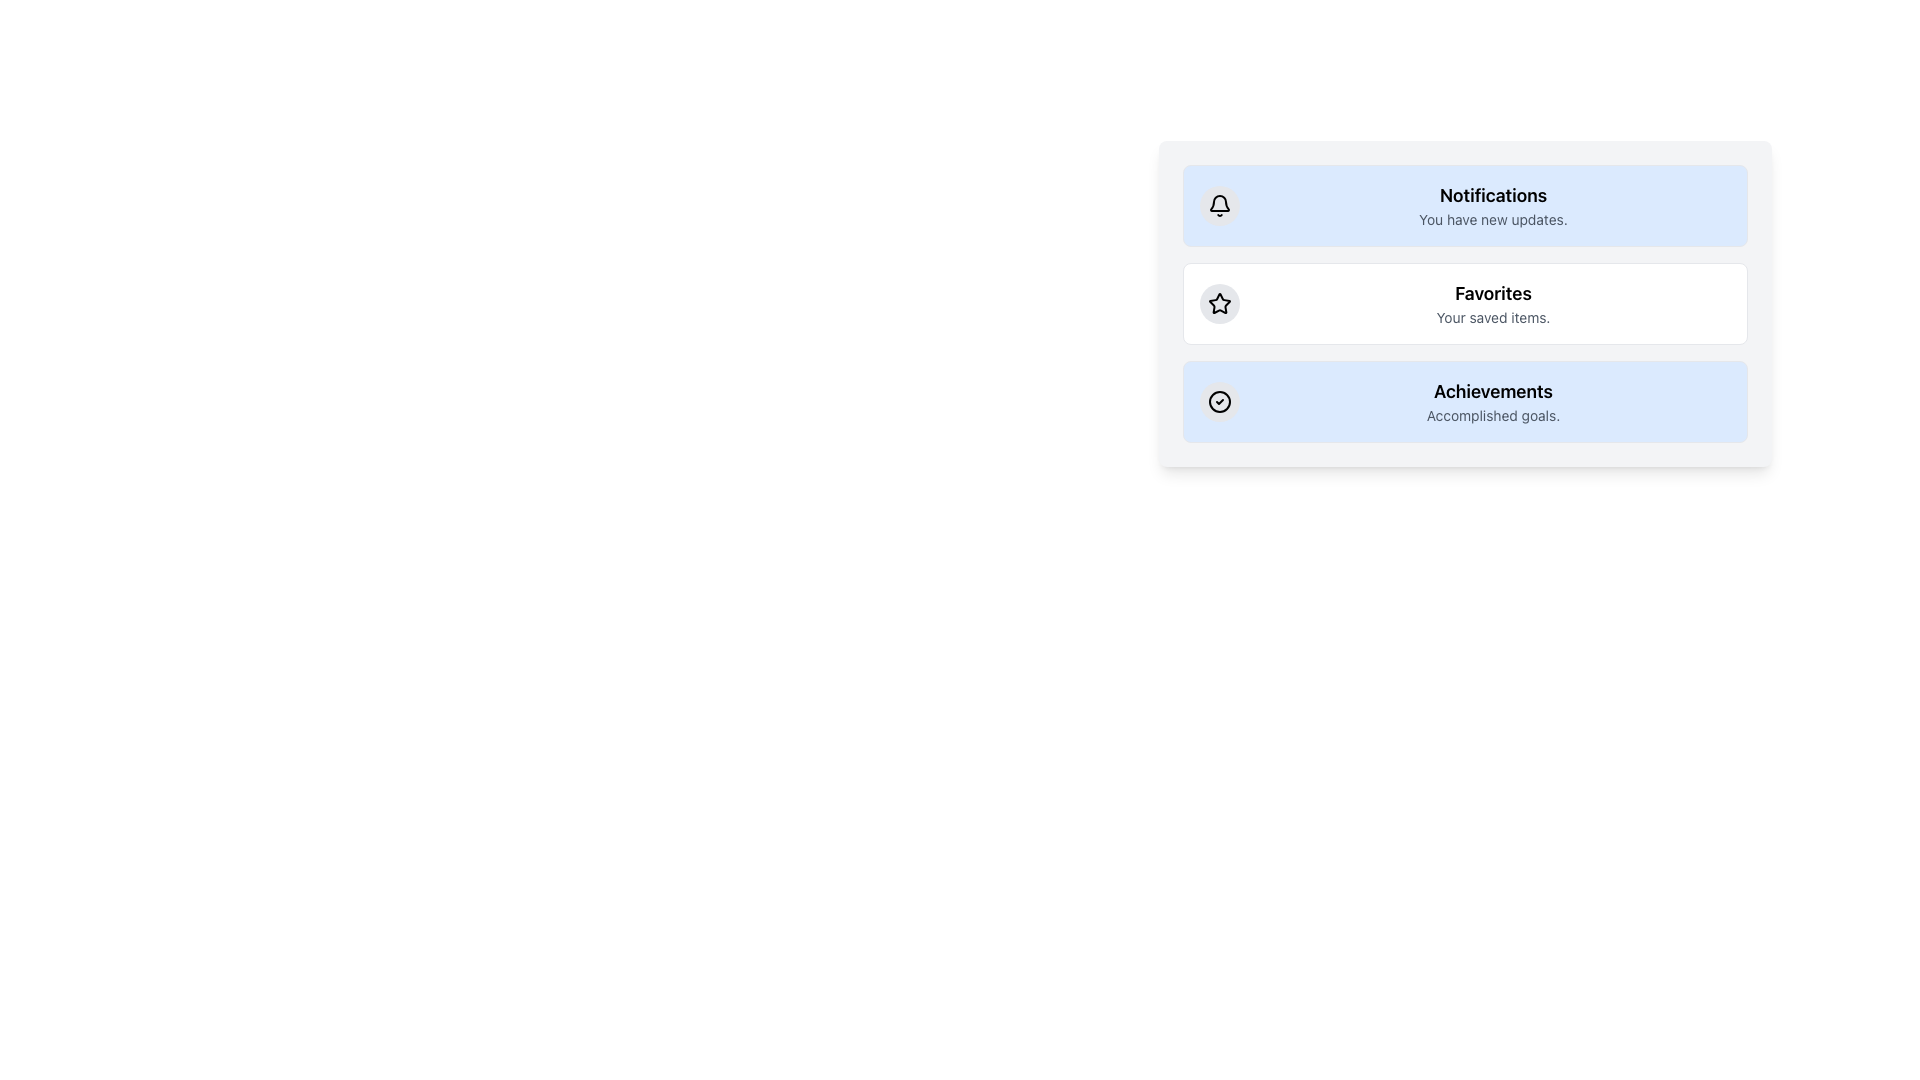 This screenshot has height=1080, width=1920. Describe the element at coordinates (1493, 304) in the screenshot. I see `the 'Favorites' textual label element that indicates 'Your saved items.'` at that location.